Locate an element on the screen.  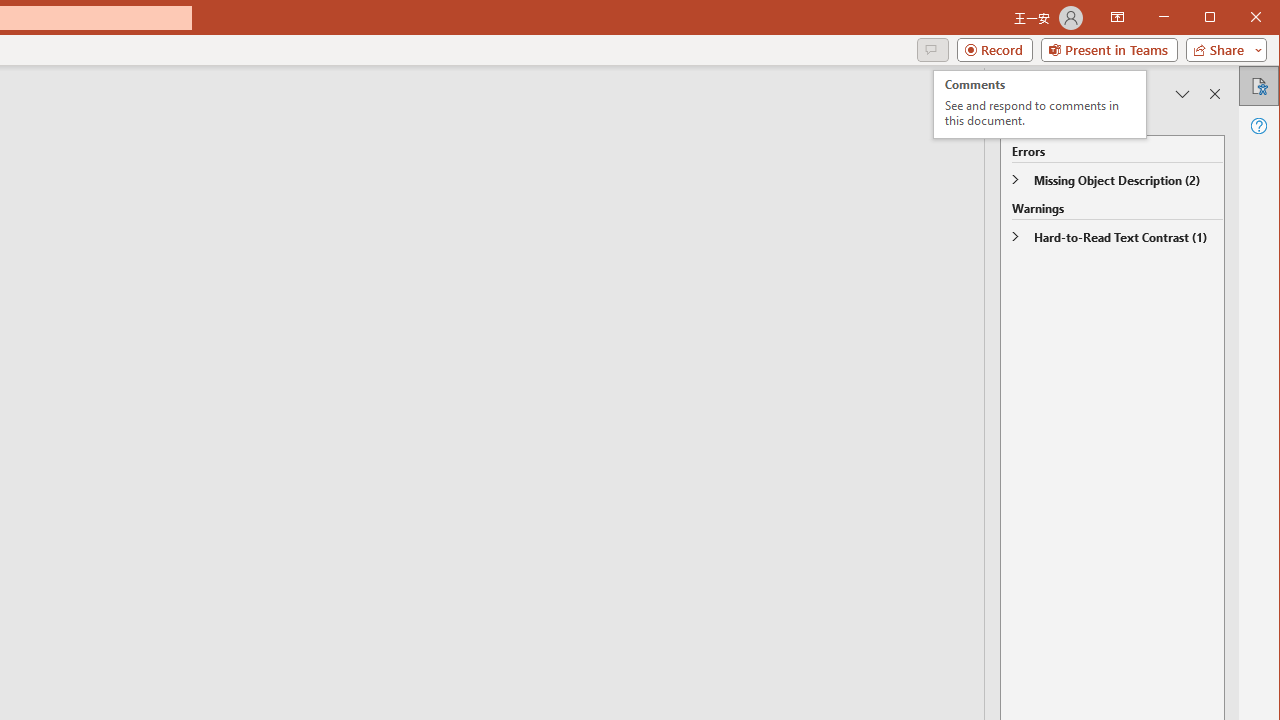
'Maximize' is located at coordinates (1238, 19).